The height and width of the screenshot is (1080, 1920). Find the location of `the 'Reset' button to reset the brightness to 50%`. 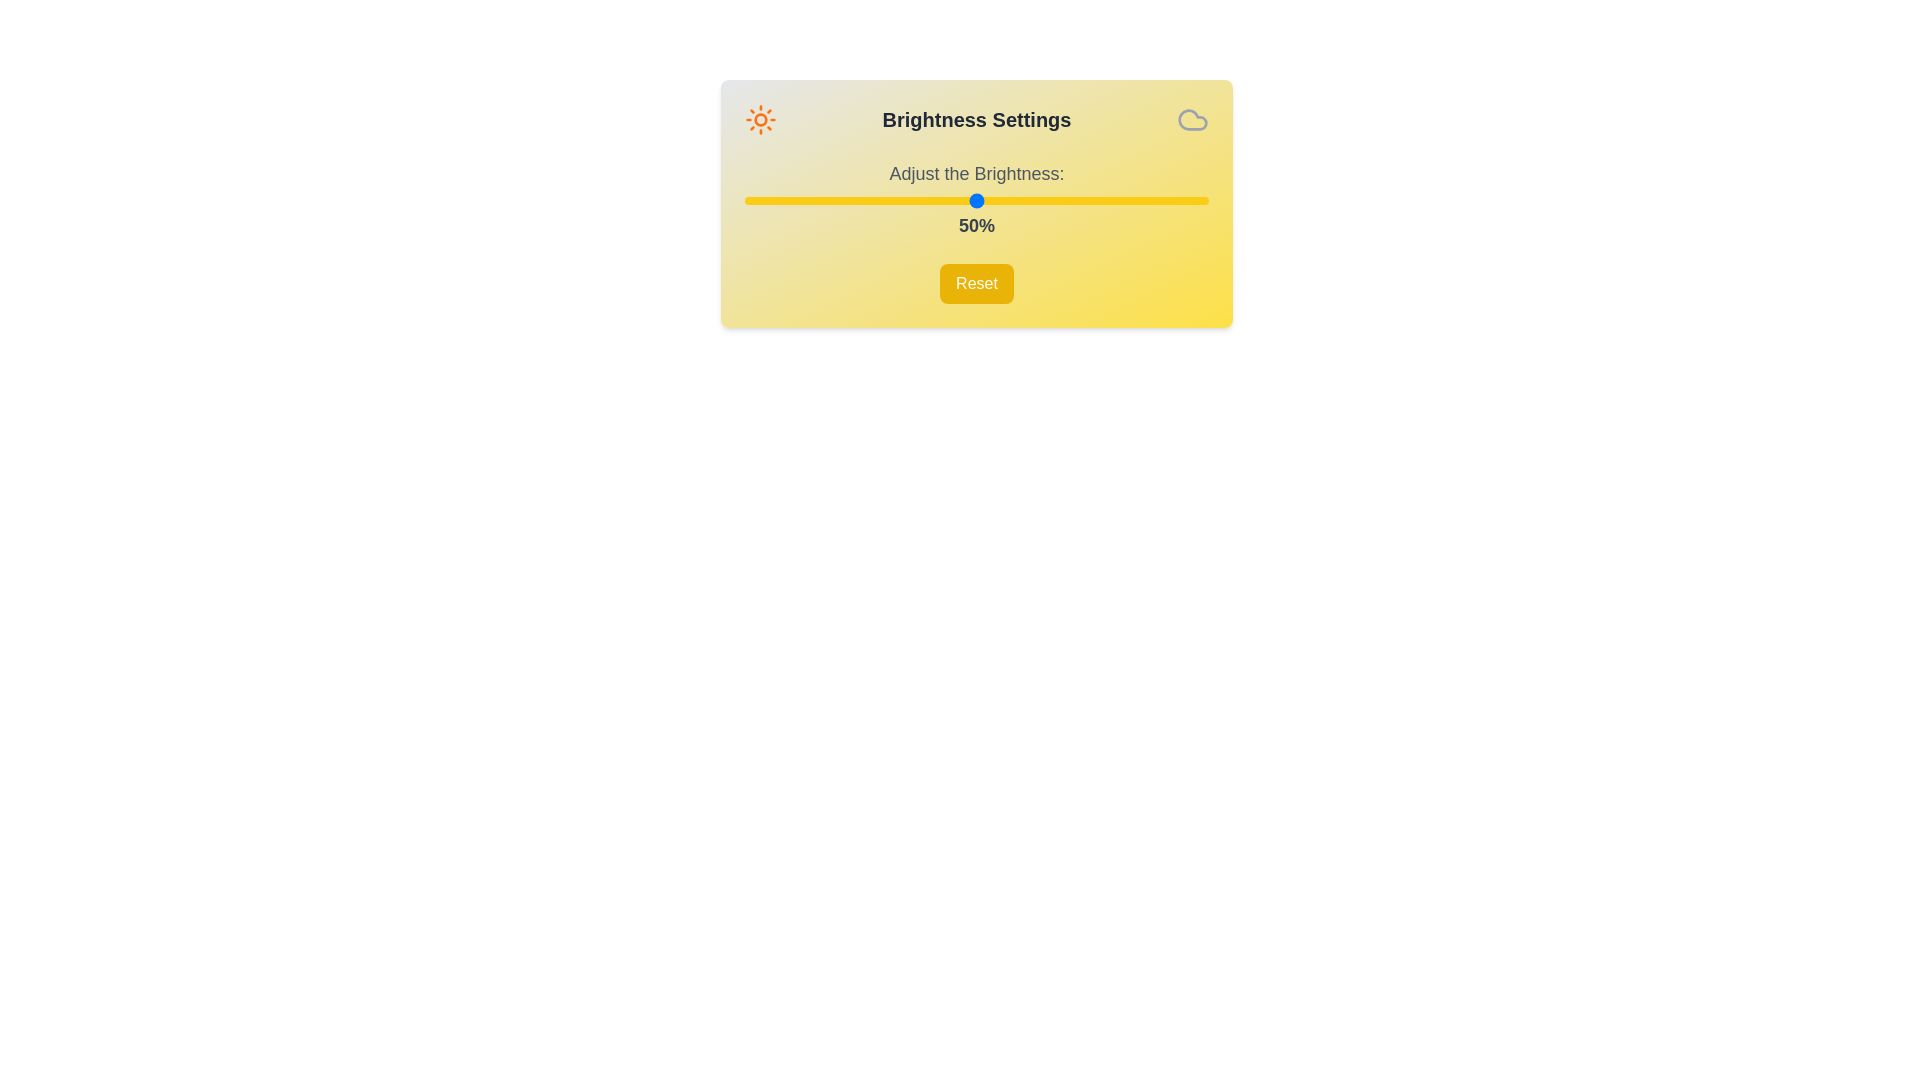

the 'Reset' button to reset the brightness to 50% is located at coordinates (976, 284).